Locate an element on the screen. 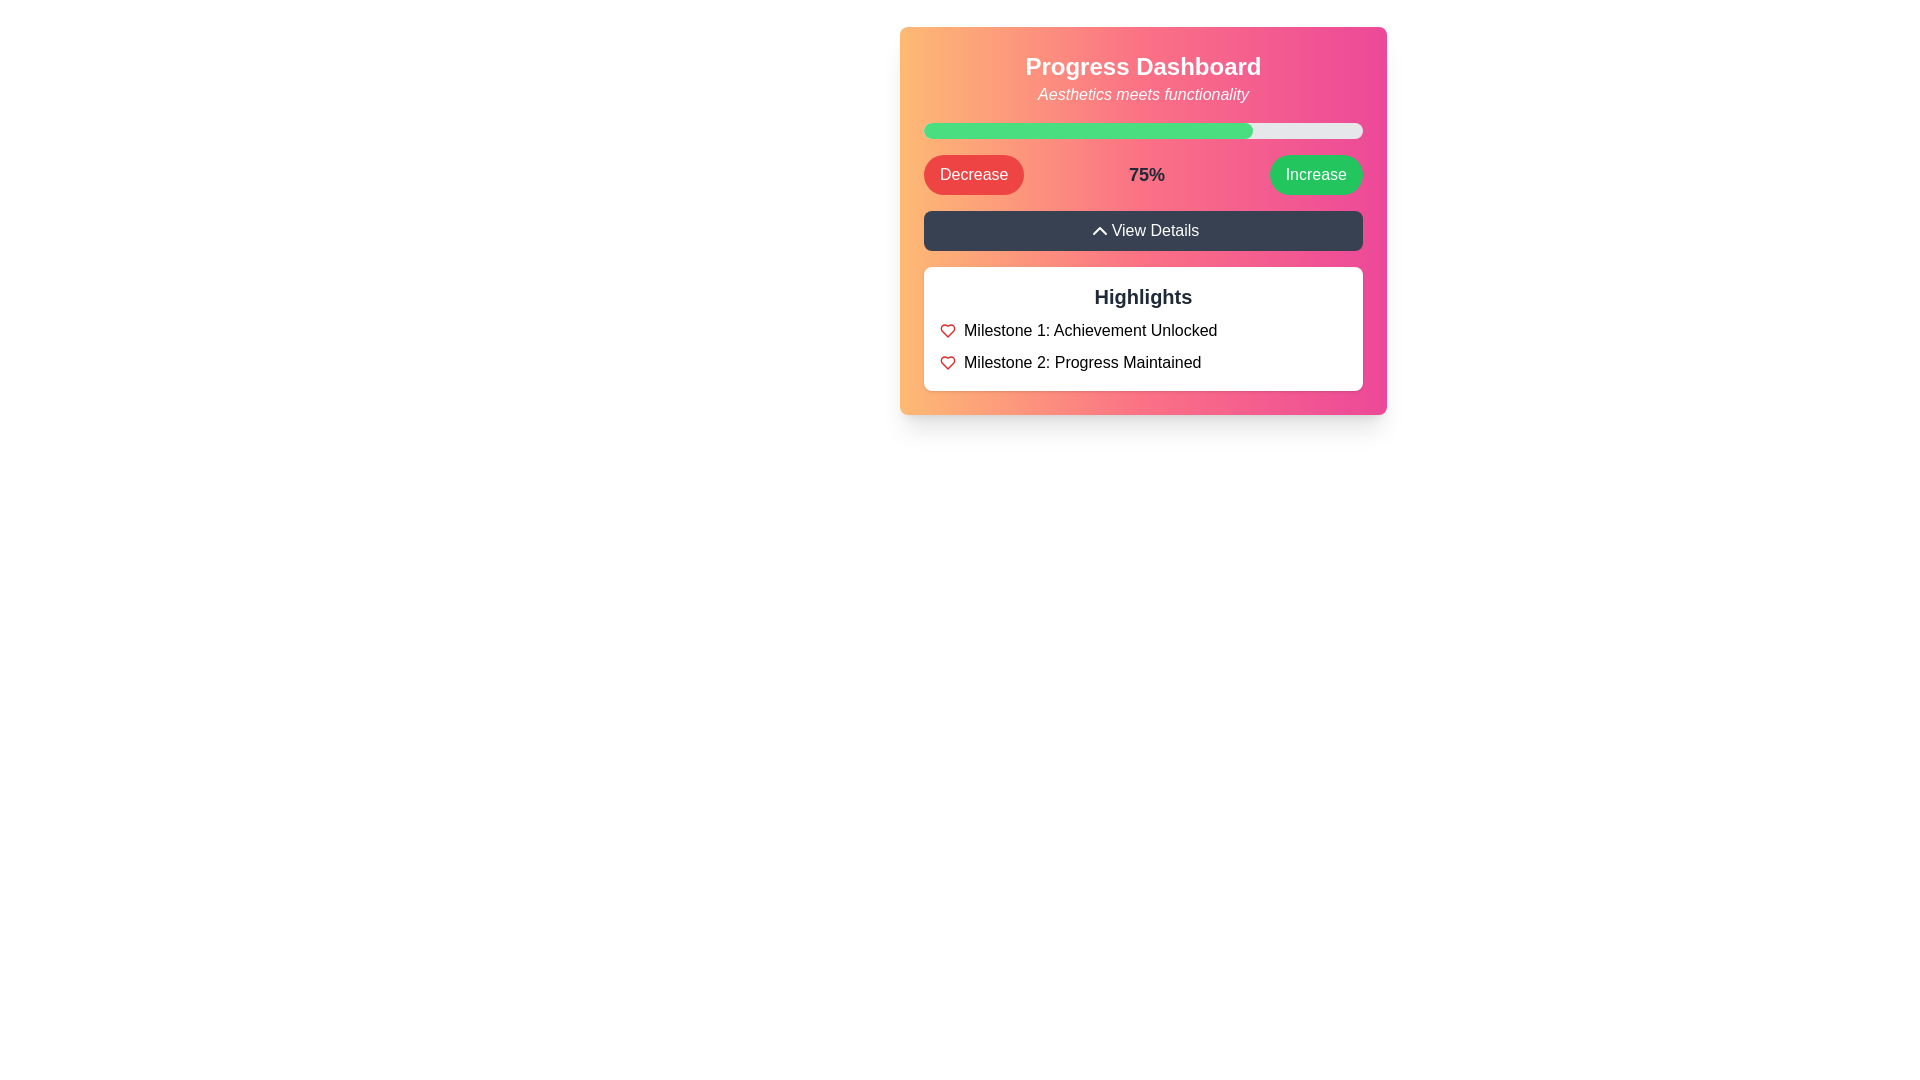 The image size is (1920, 1080). the label displaying '75%' which is centrally located between the 'Decrease' and 'Increase' buttons, indicating a value is located at coordinates (1147, 173).